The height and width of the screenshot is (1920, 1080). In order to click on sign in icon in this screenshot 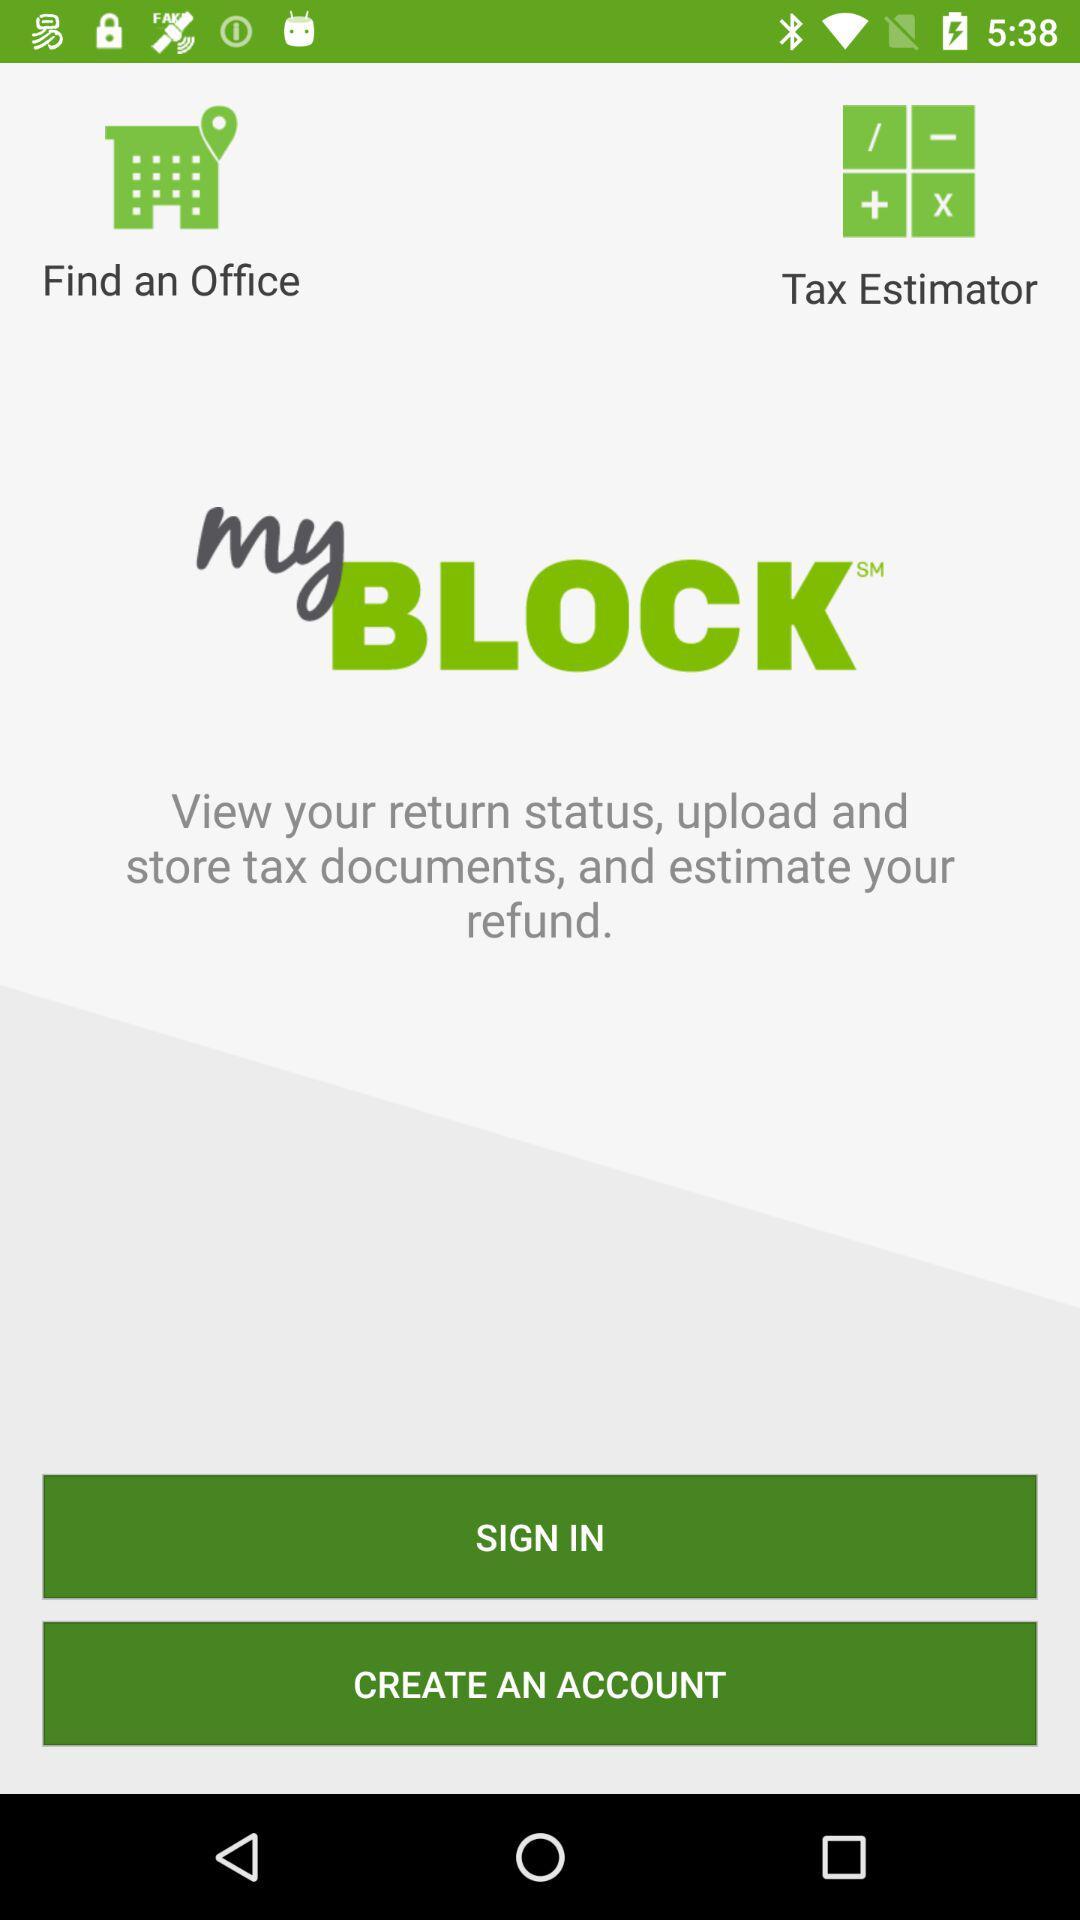, I will do `click(540, 1535)`.